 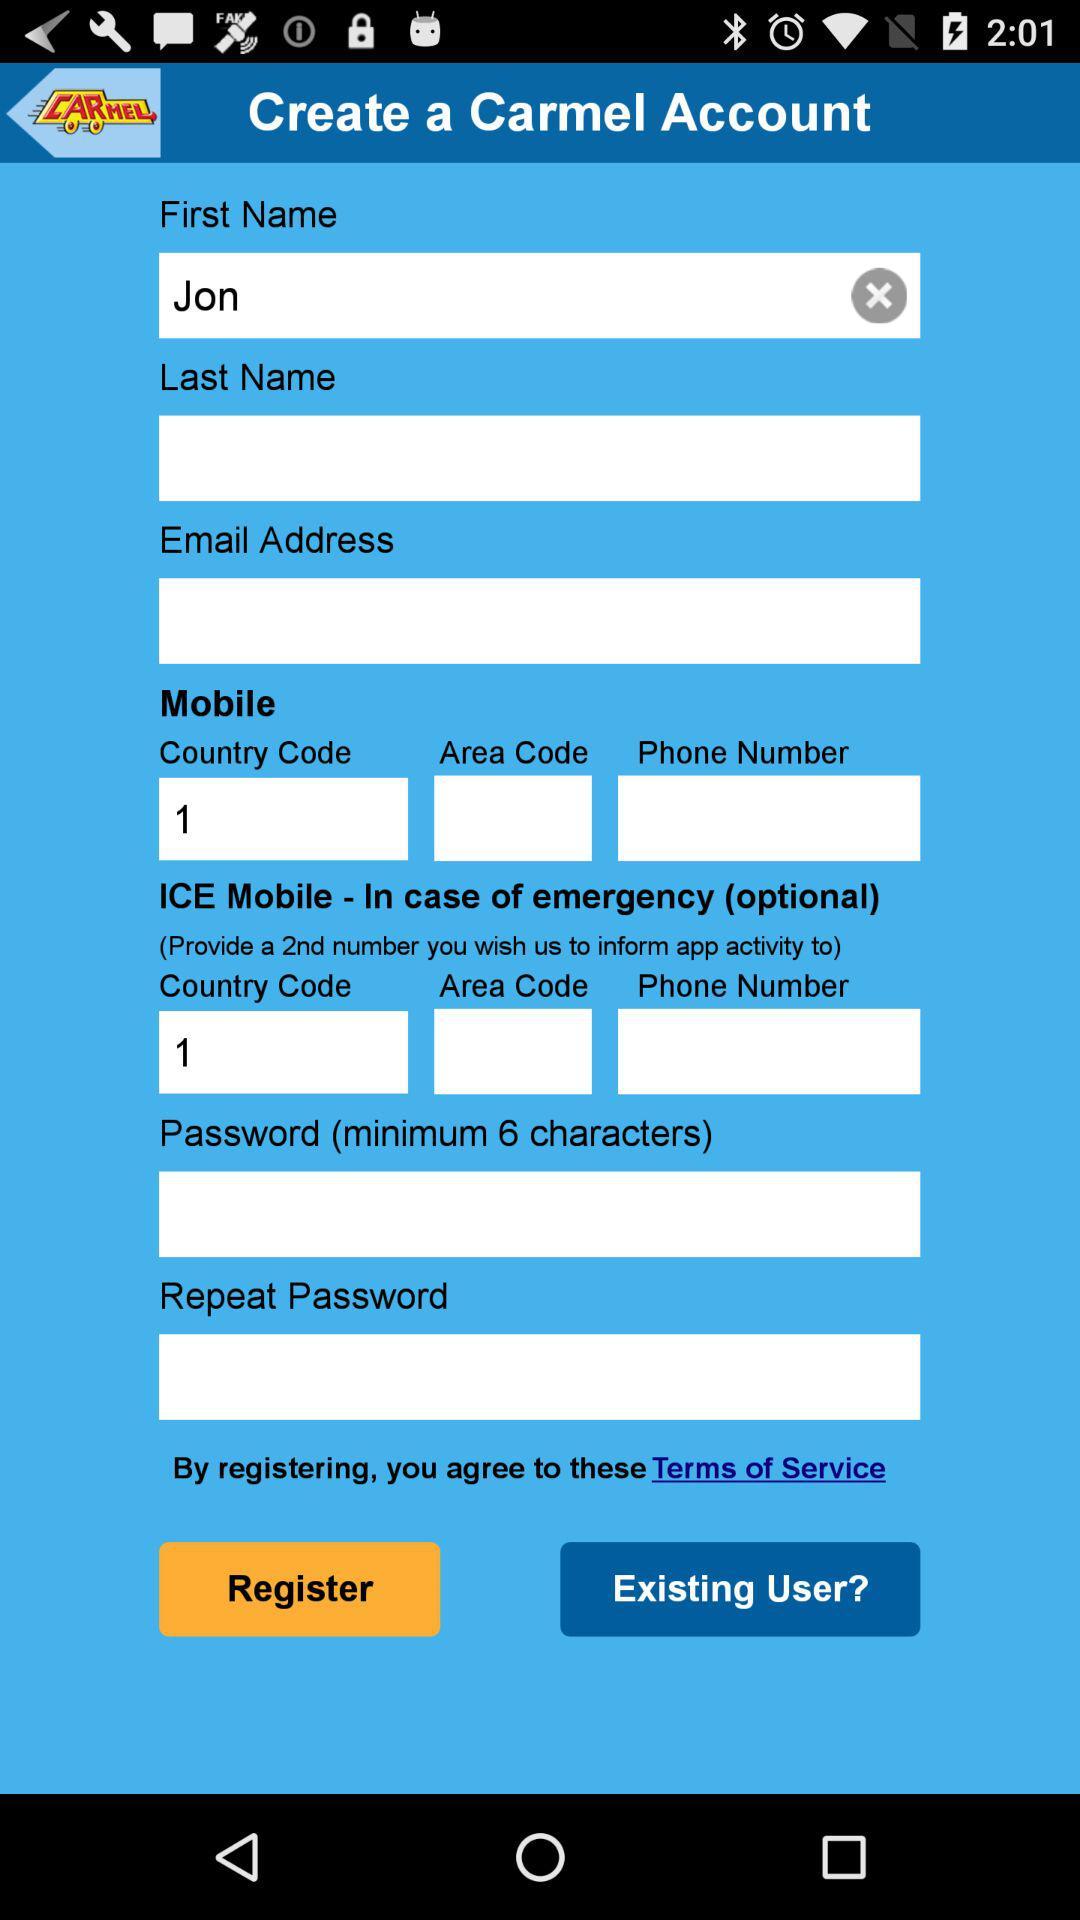 What do you see at coordinates (538, 457) in the screenshot?
I see `the icon below last name item` at bounding box center [538, 457].